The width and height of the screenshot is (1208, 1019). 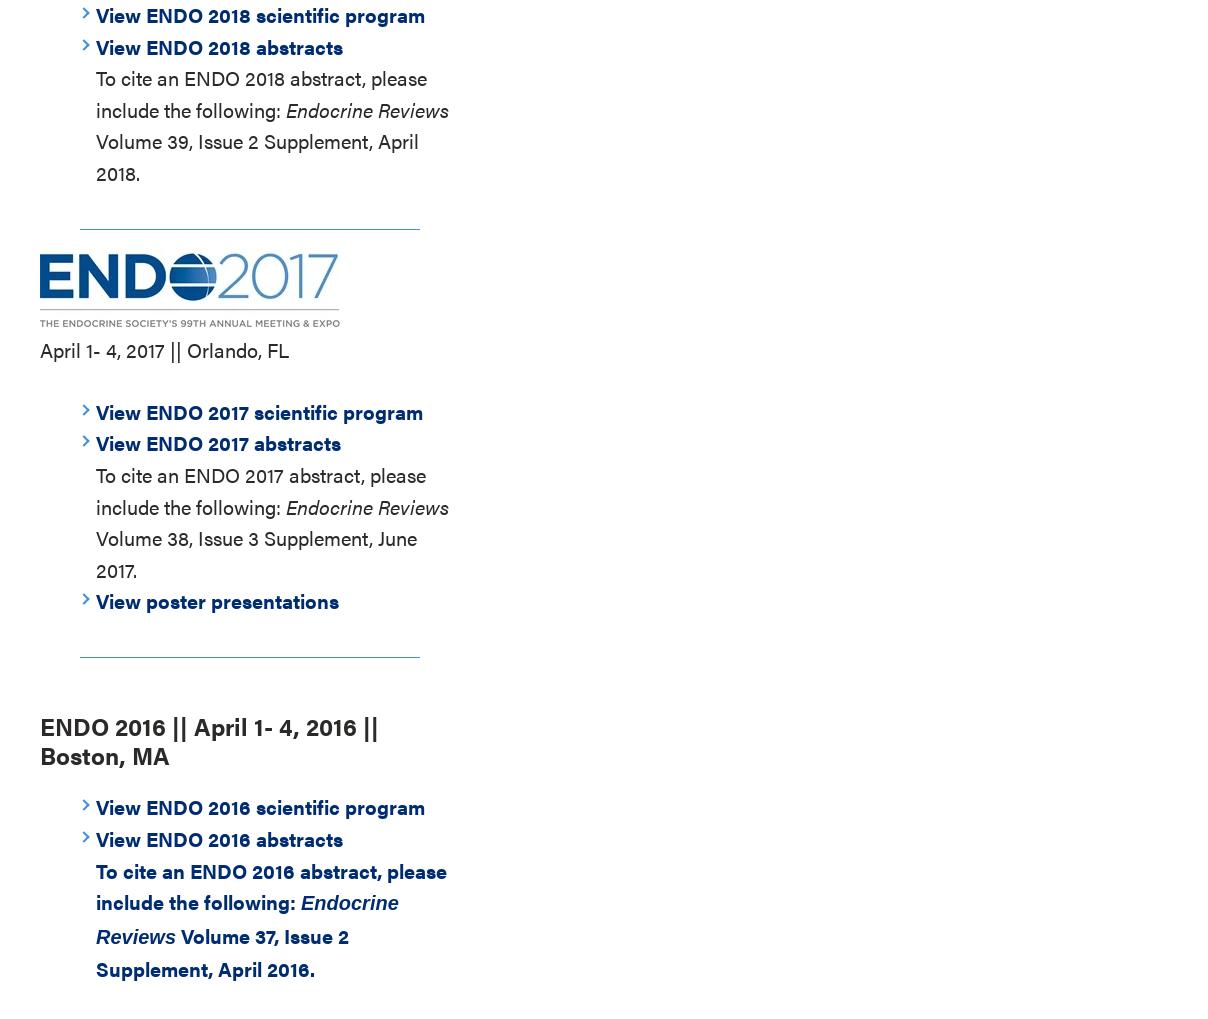 What do you see at coordinates (95, 156) in the screenshot?
I see `'Volume 39, Issue 2 Supplement, April 2018.'` at bounding box center [95, 156].